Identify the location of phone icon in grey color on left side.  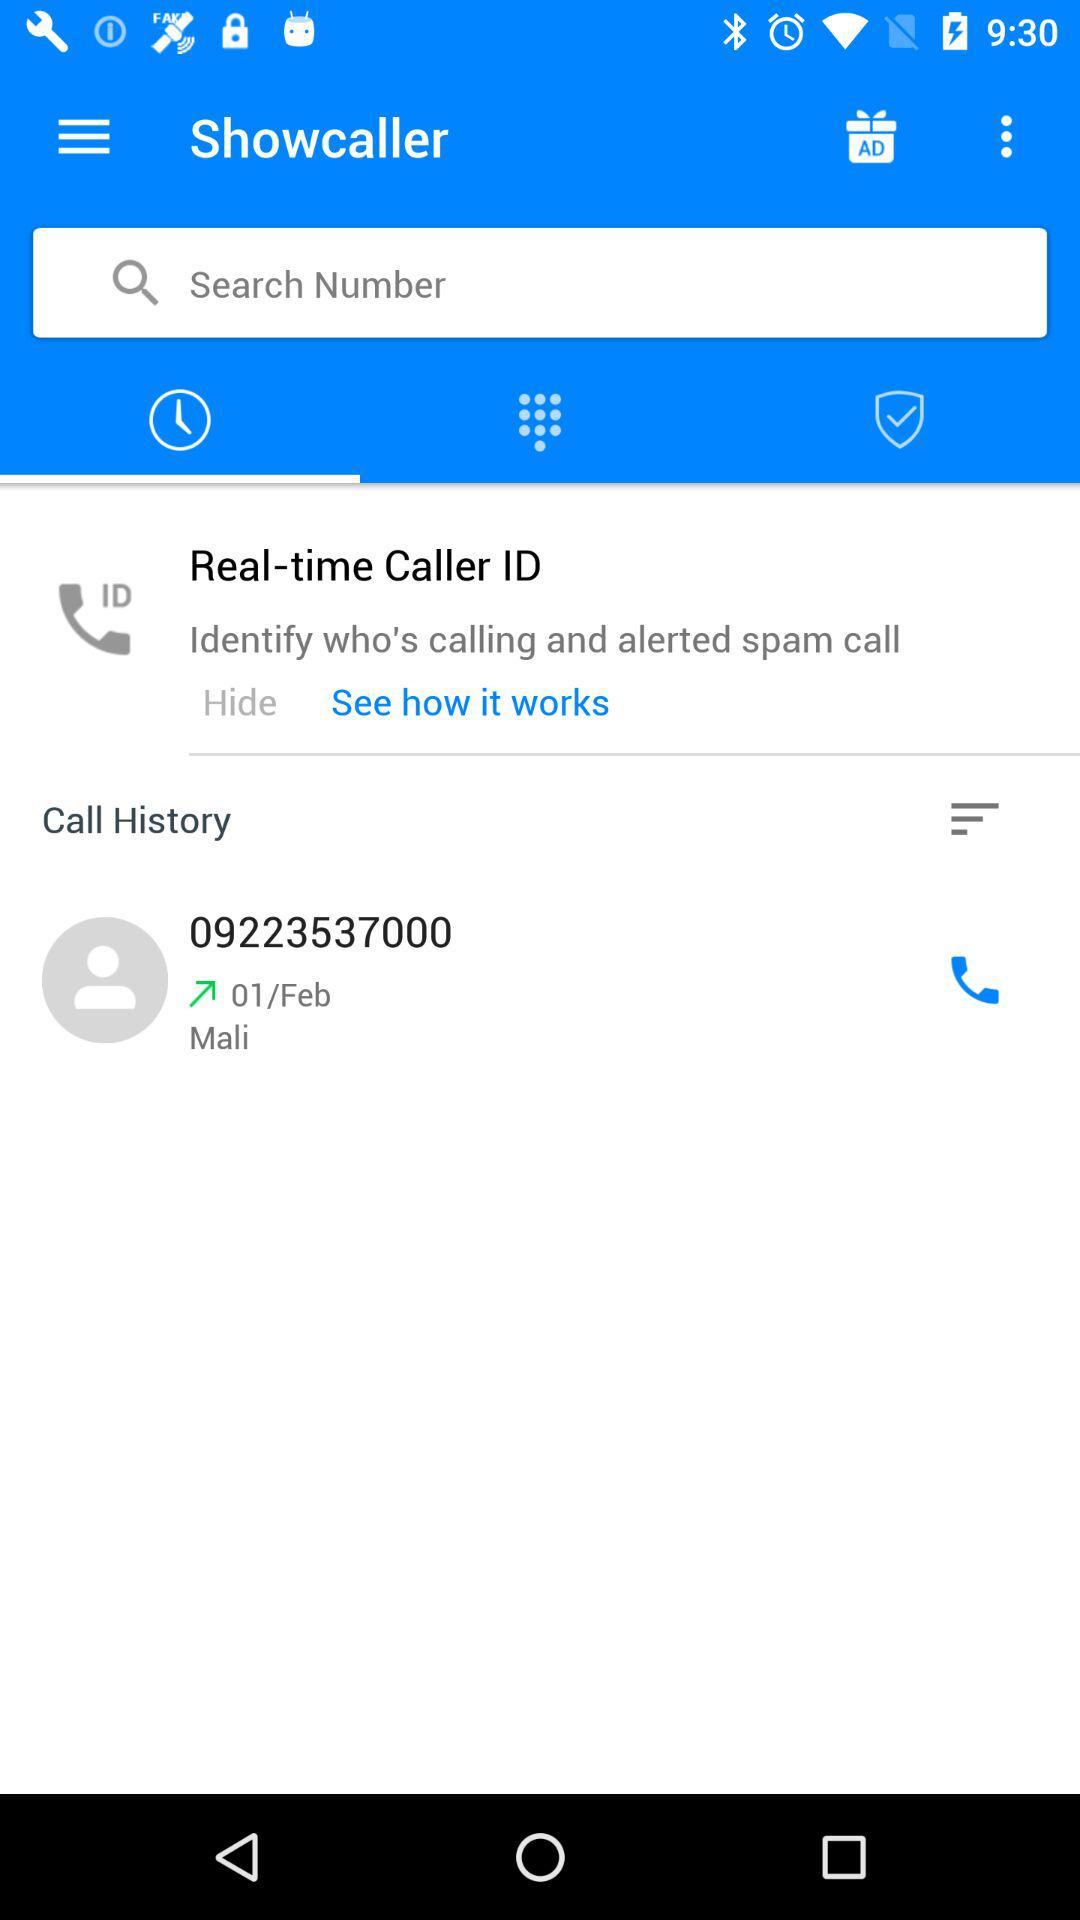
(94, 618).